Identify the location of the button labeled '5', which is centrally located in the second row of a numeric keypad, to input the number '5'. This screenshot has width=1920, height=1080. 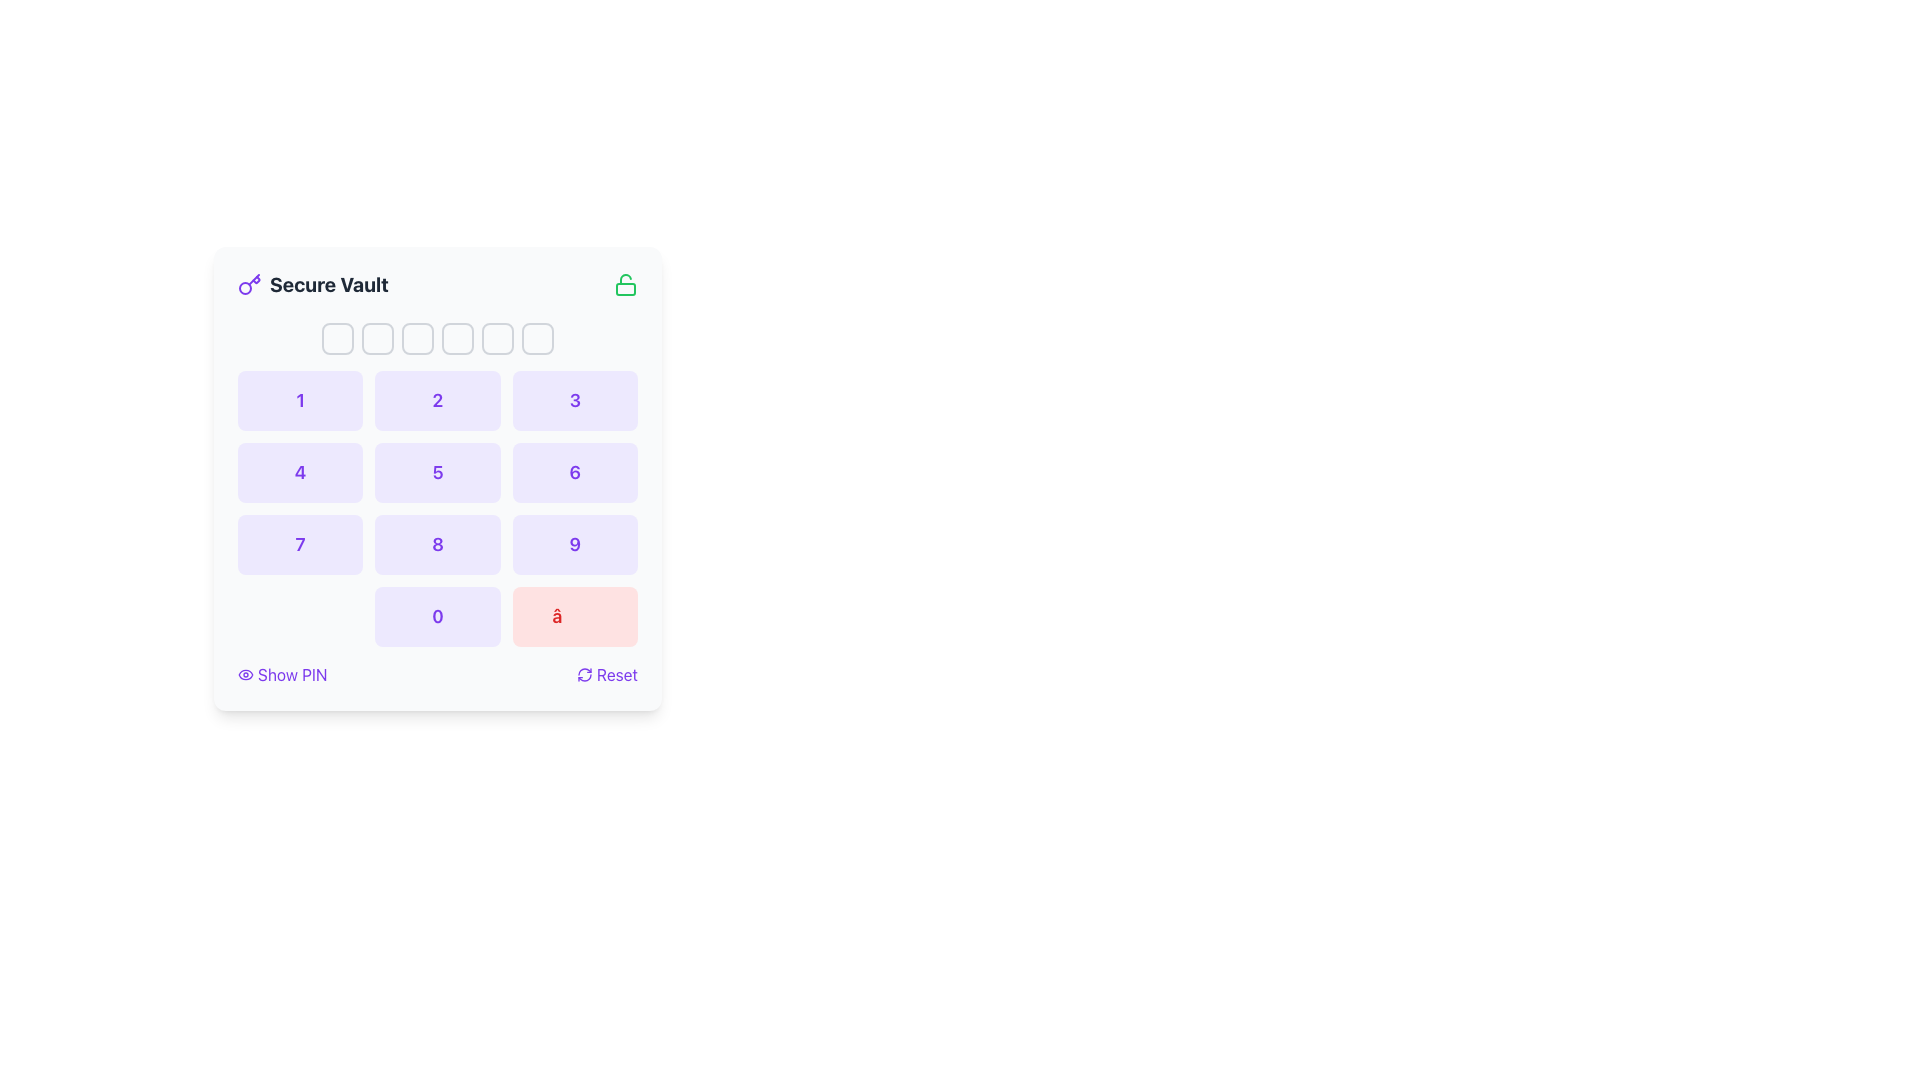
(436, 473).